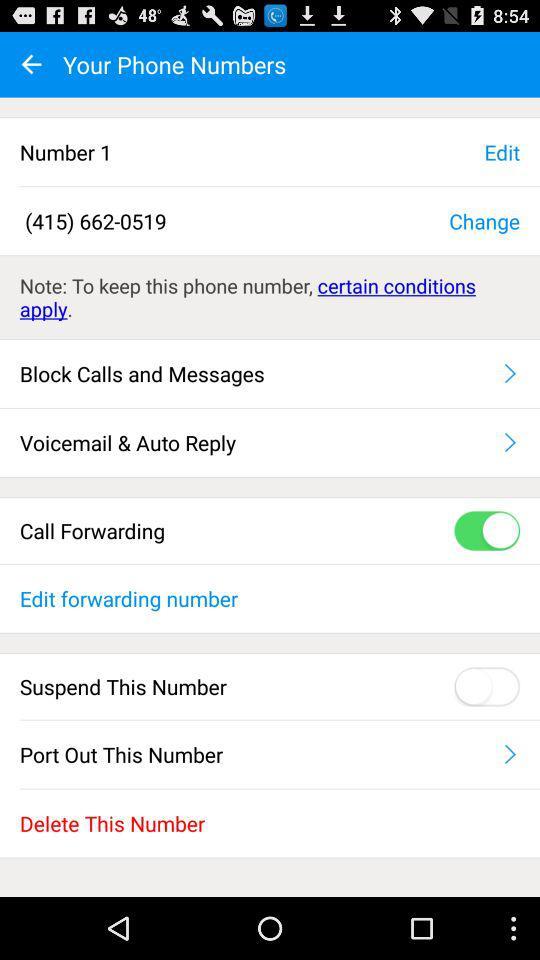 The image size is (540, 960). I want to click on the change item, so click(483, 220).